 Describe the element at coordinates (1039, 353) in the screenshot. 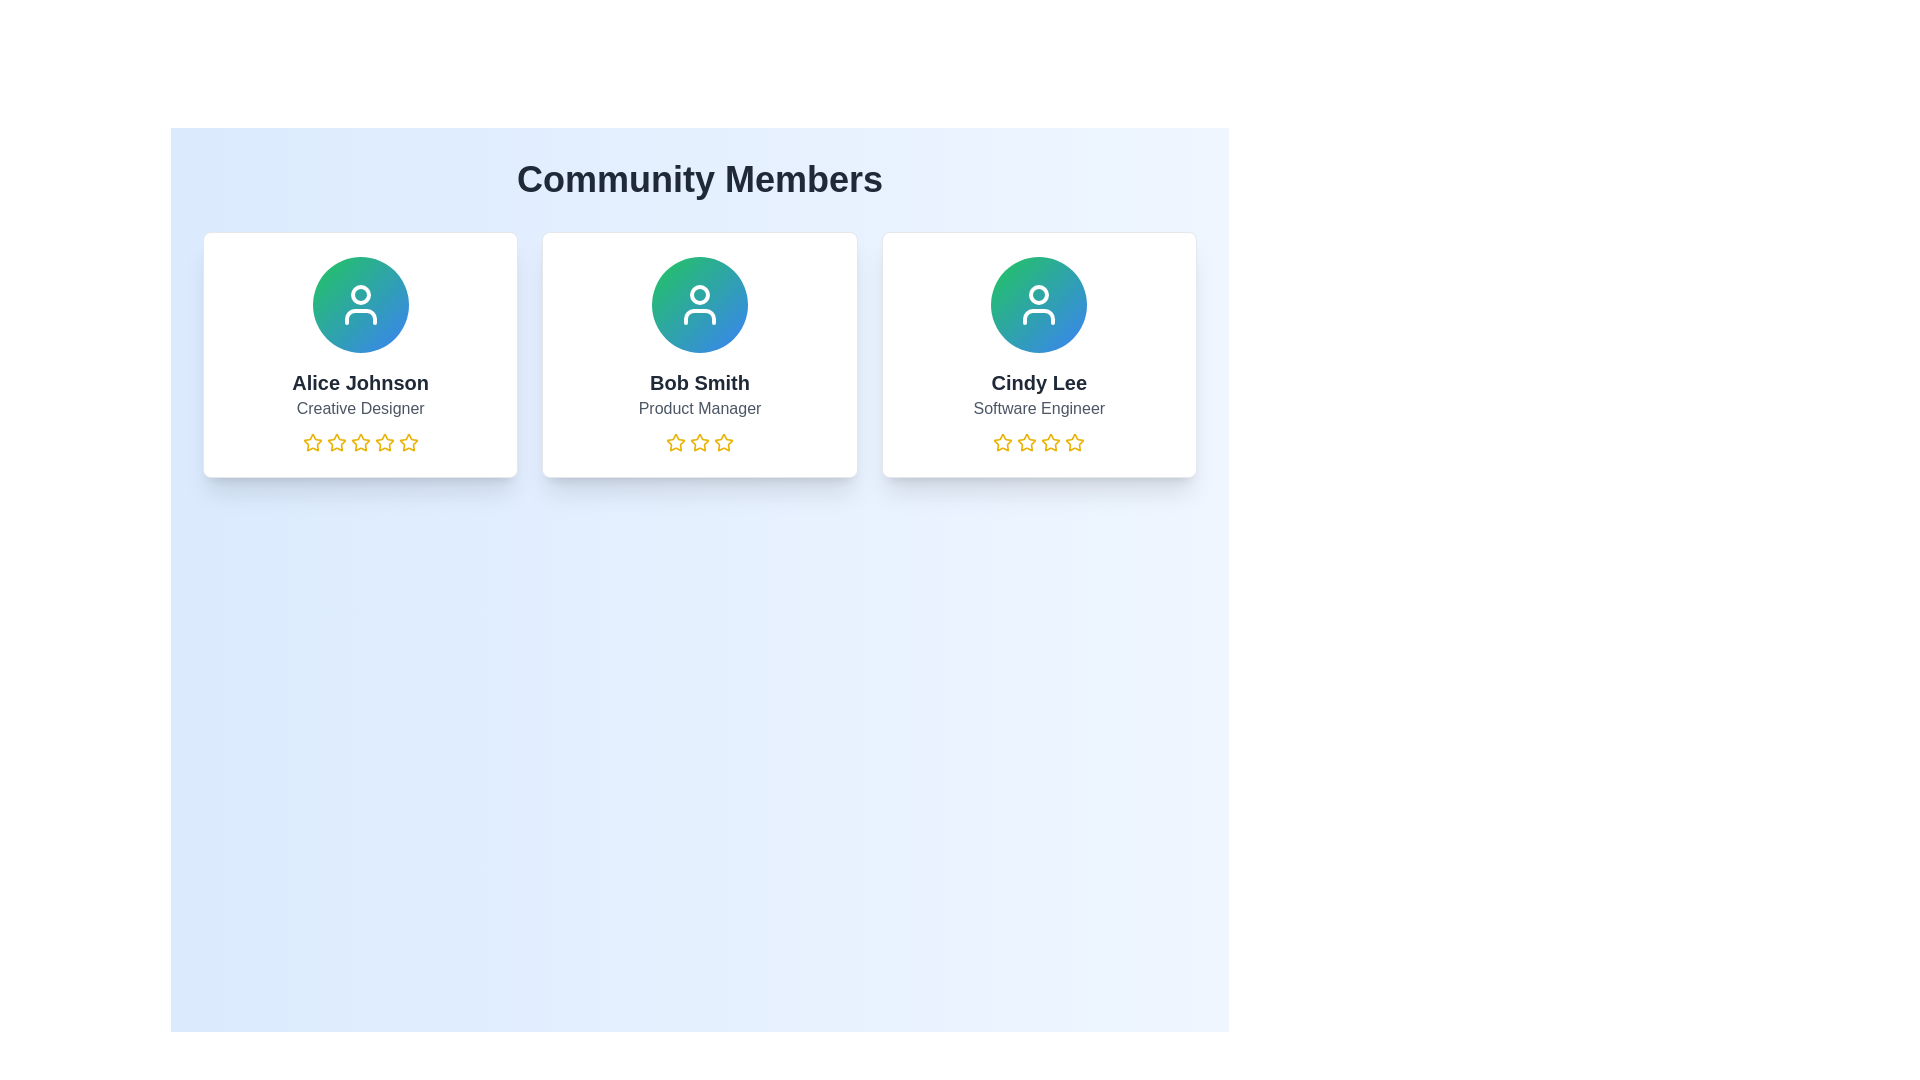

I see `information displayed on the Informational card for Cindy Lee, which includes her name, title, user icon, and rating system, located in the third column of the grid layout` at that location.